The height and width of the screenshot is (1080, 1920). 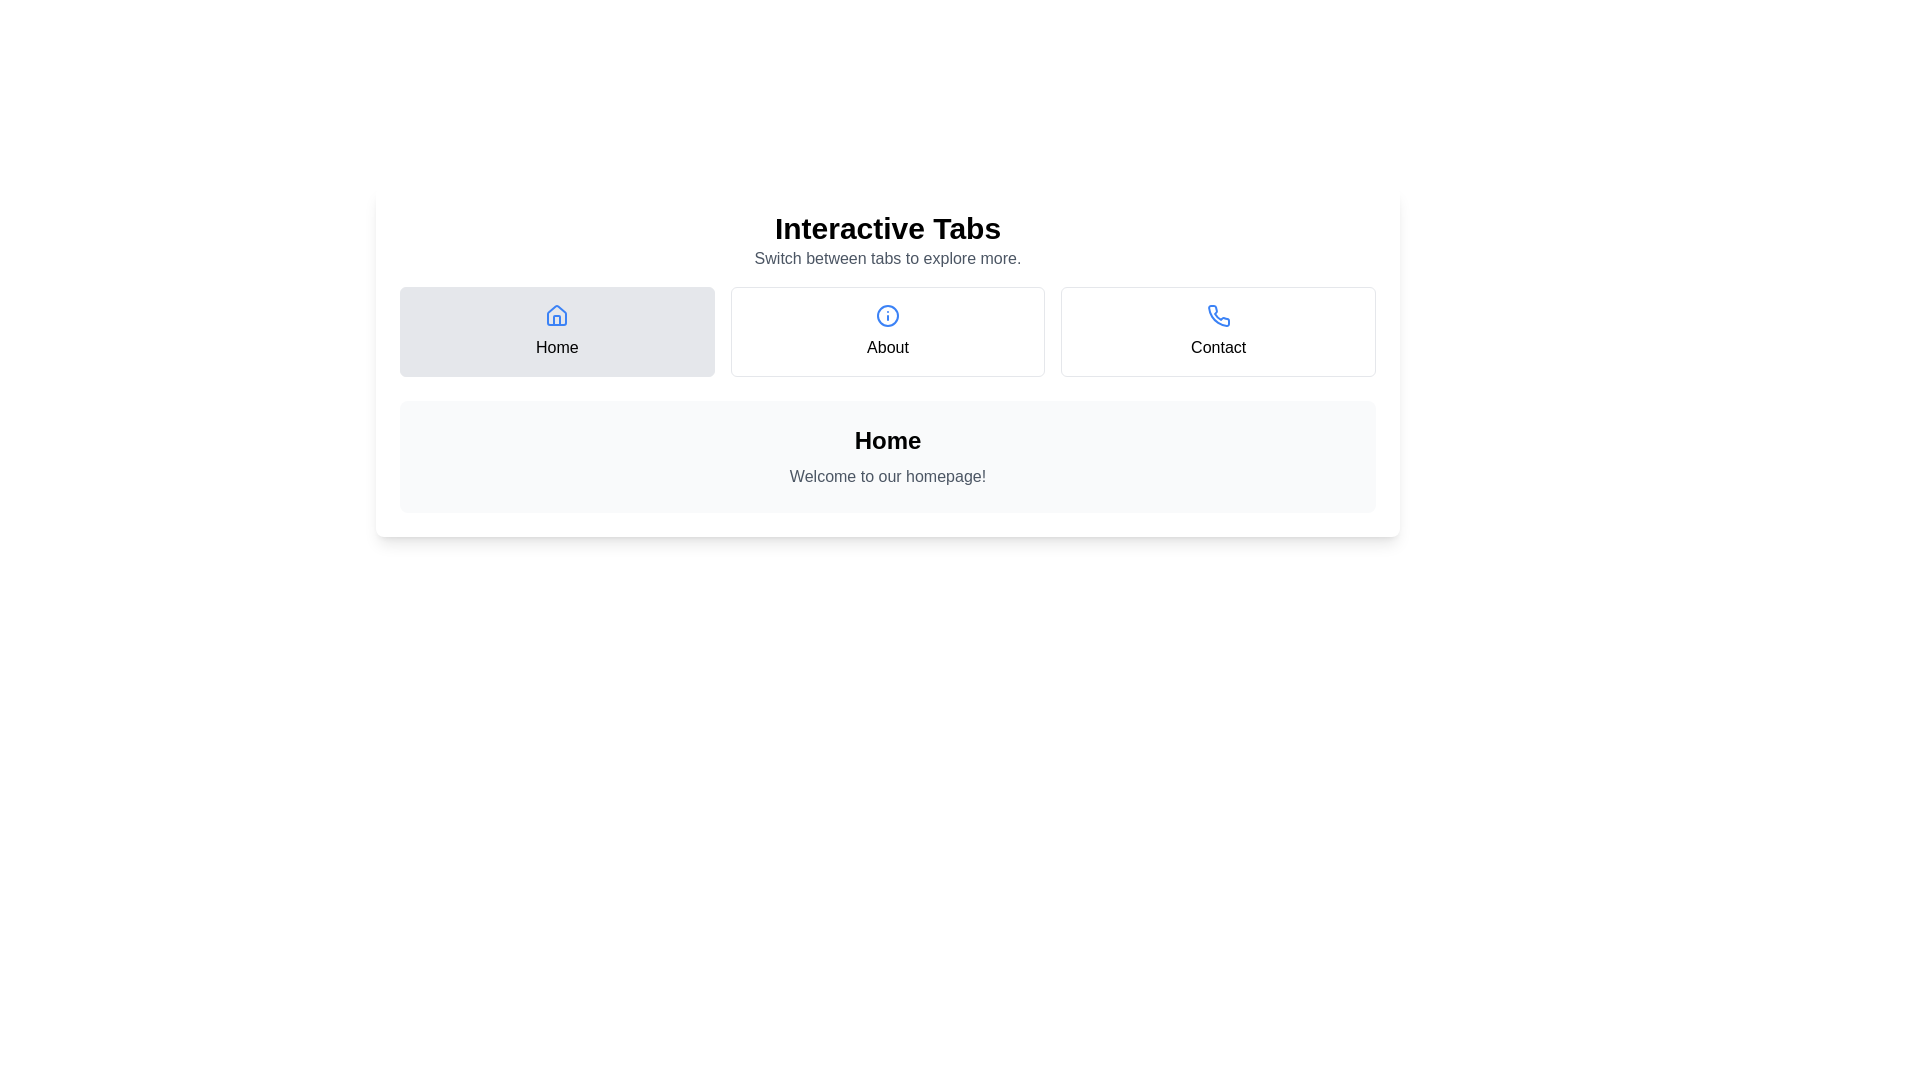 What do you see at coordinates (887, 330) in the screenshot?
I see `the tab labeled About to display its associated text` at bounding box center [887, 330].